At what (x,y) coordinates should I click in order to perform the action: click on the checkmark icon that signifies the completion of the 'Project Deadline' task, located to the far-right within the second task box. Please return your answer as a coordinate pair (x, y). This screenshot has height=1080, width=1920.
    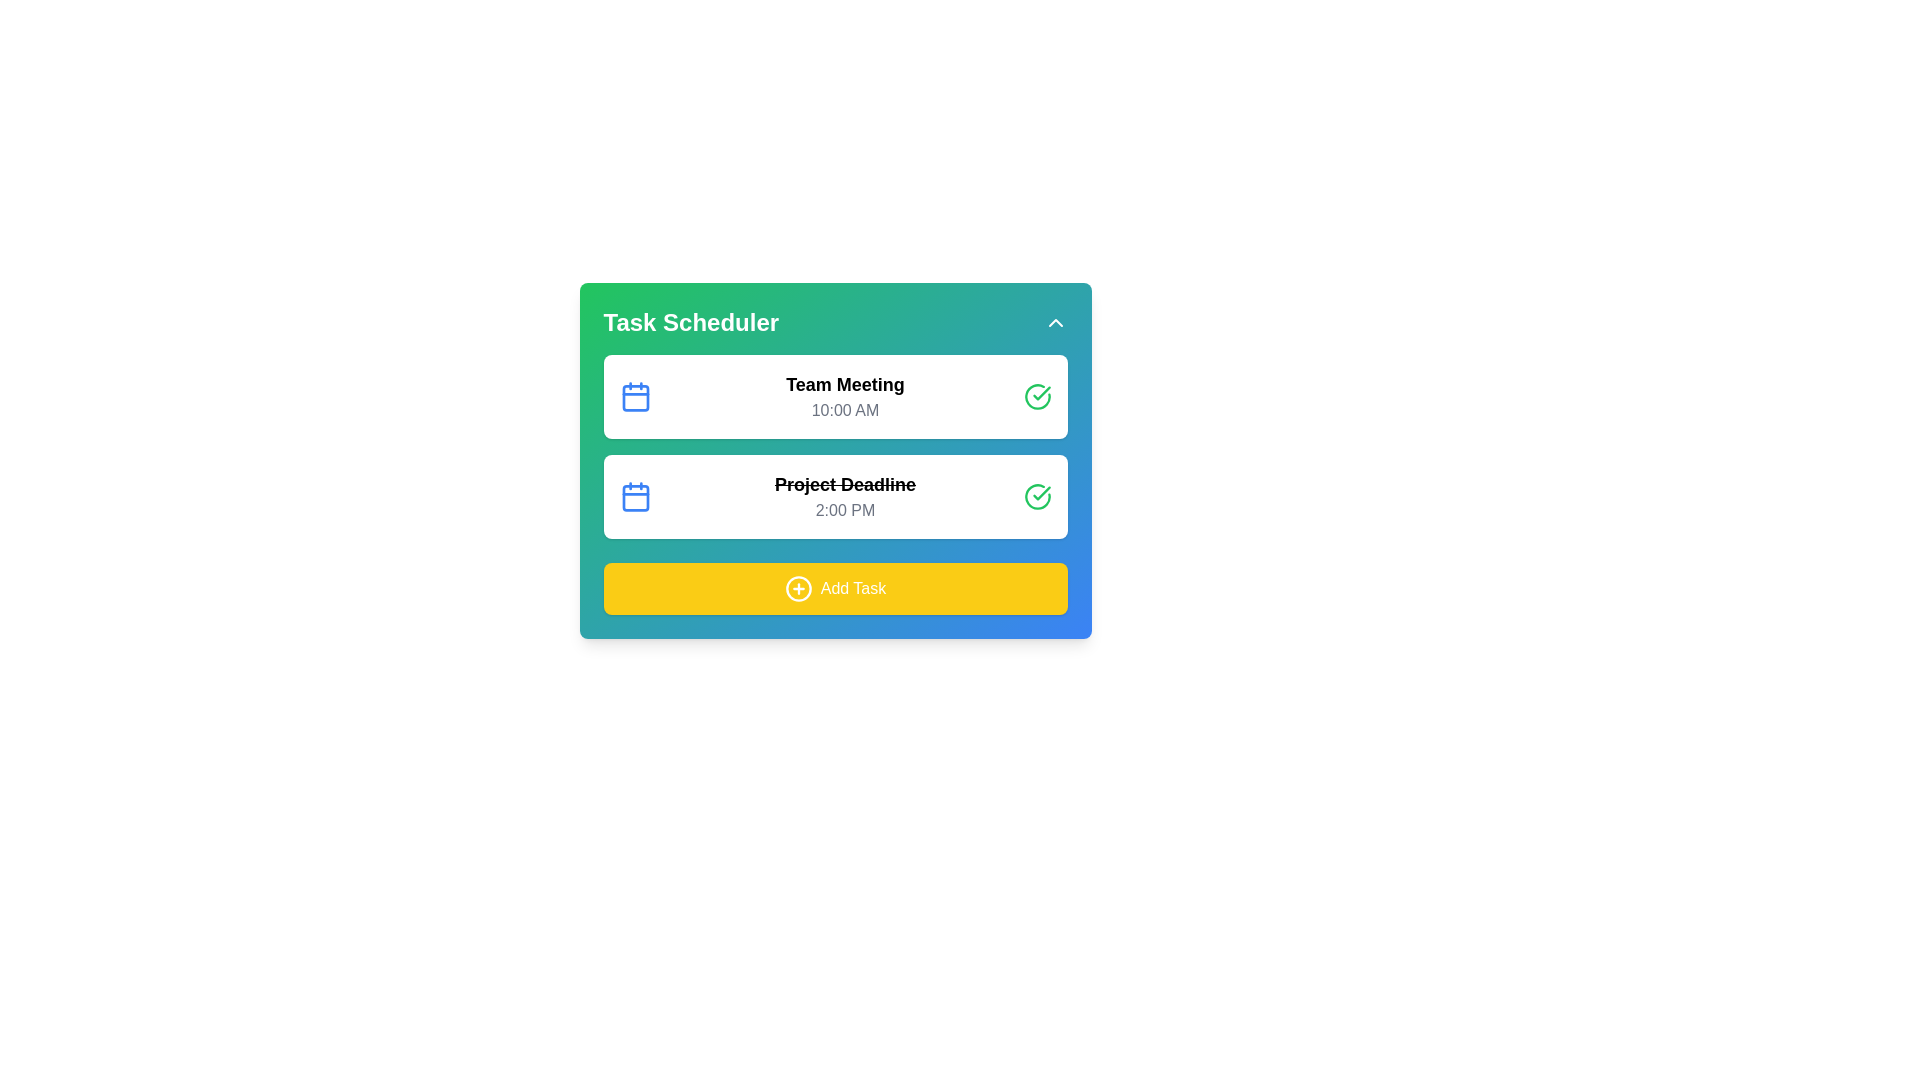
    Looking at the image, I should click on (1040, 393).